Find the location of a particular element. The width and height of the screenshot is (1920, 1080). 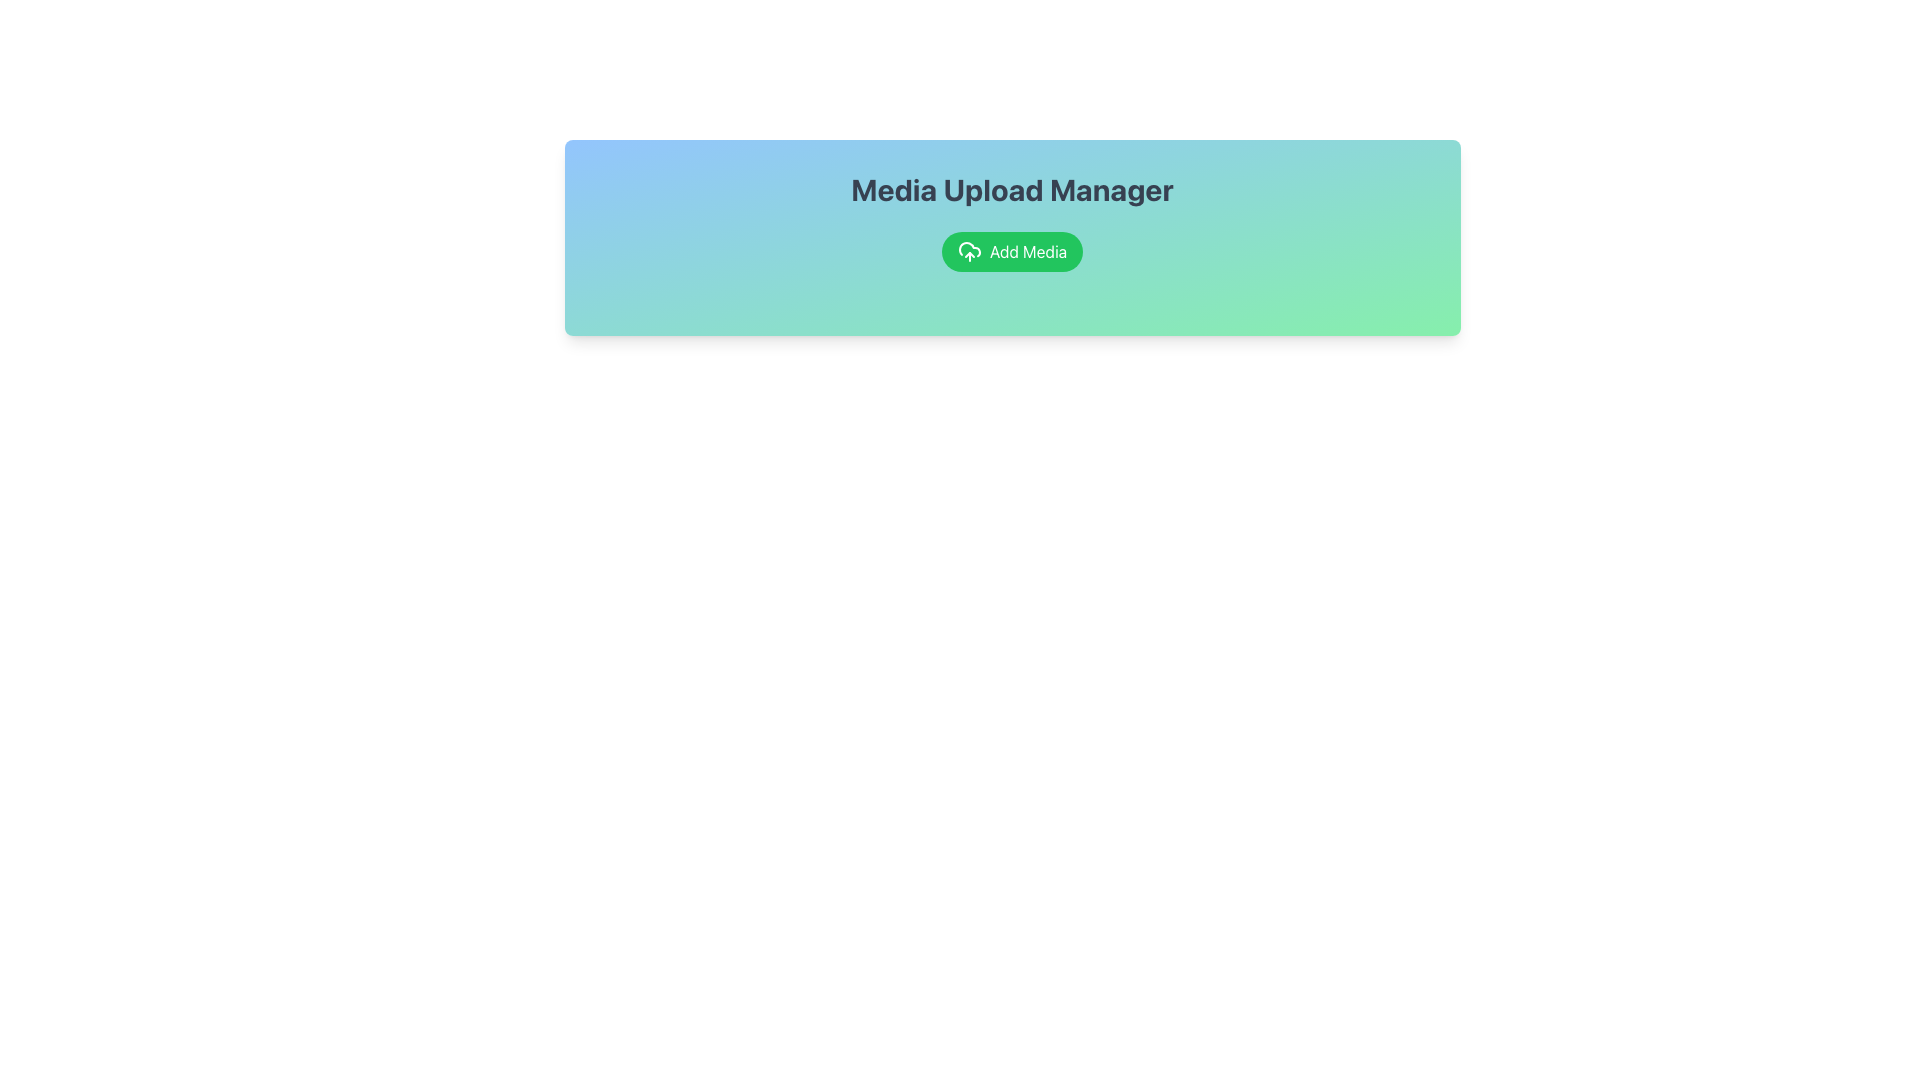

the media upload icon located to the left of the 'Add Media' button in the 'Media Upload Manager' section is located at coordinates (969, 250).